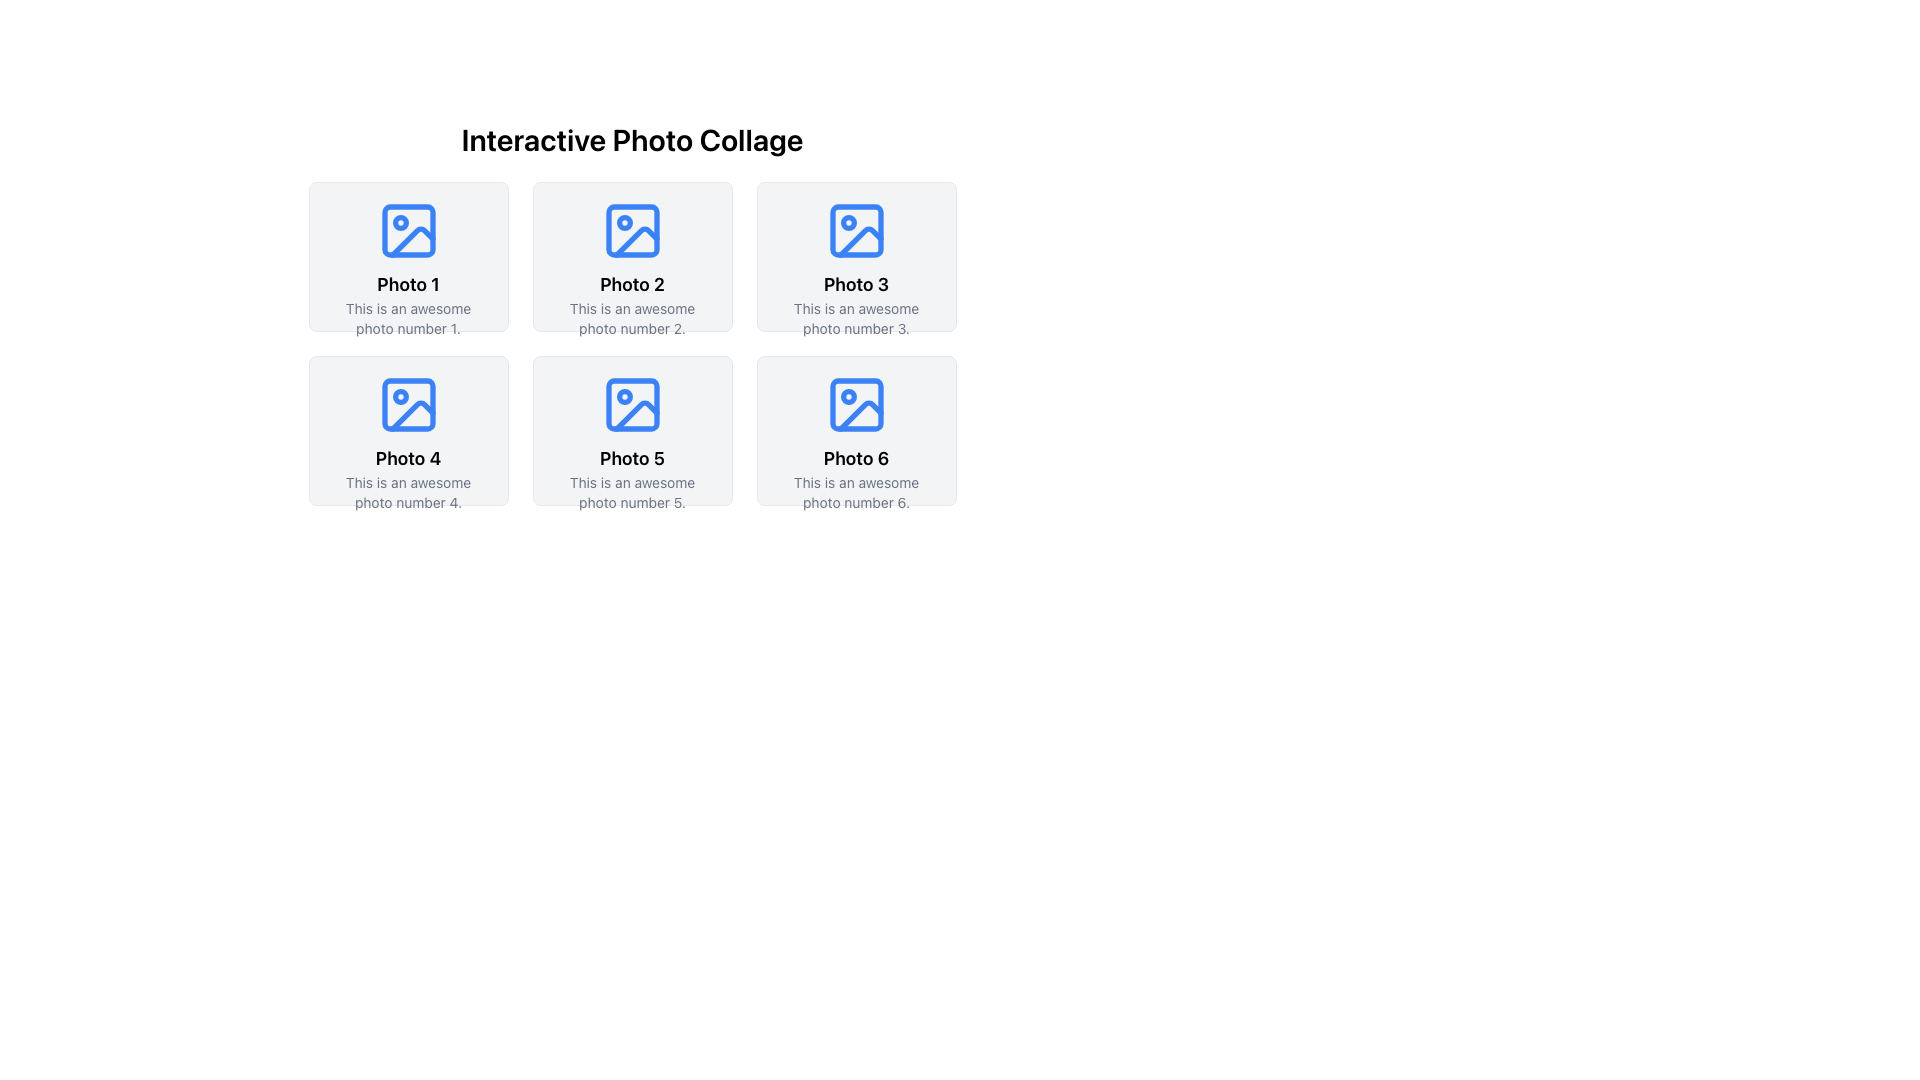 The image size is (1920, 1080). I want to click on title 'Photo 1' from the text label located at the center of the top-left photo card in the grid layout, so click(407, 285).